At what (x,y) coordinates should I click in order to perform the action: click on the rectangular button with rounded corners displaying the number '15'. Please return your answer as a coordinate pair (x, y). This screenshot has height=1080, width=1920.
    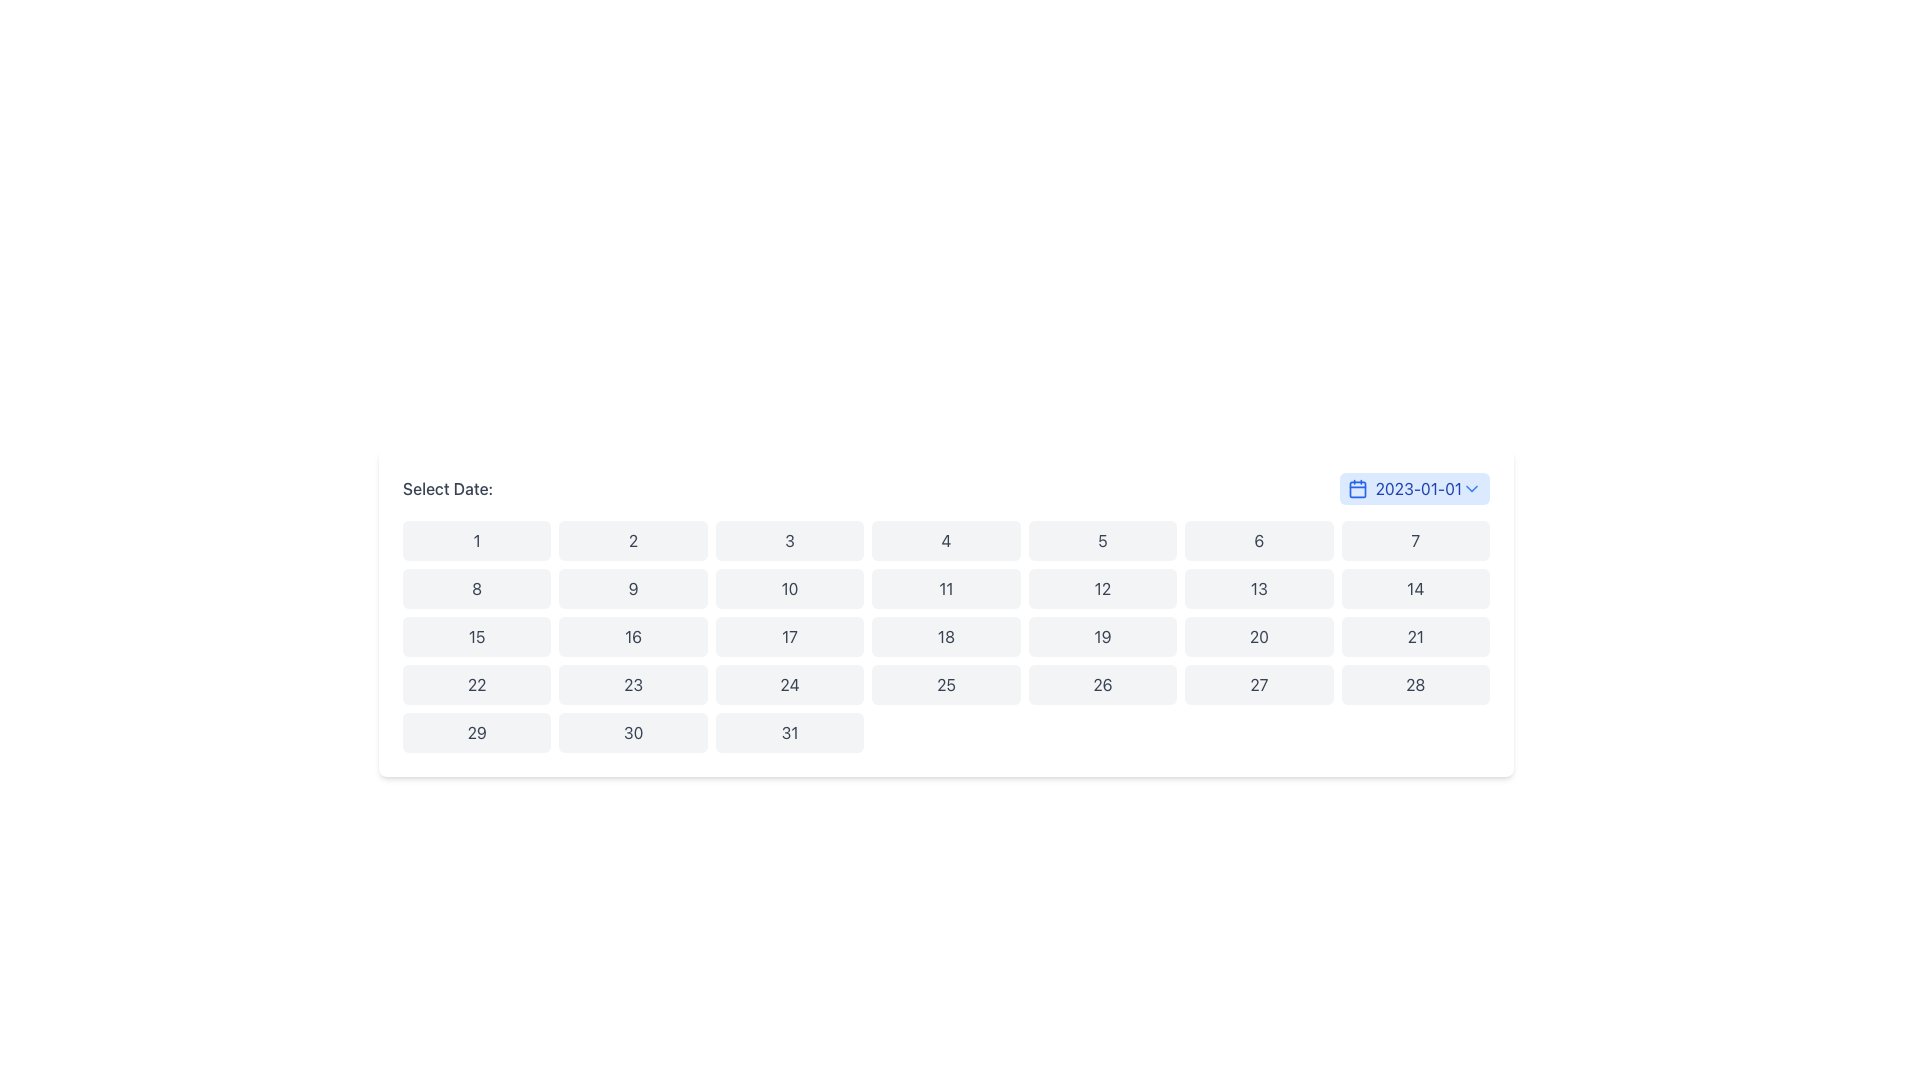
    Looking at the image, I should click on (476, 636).